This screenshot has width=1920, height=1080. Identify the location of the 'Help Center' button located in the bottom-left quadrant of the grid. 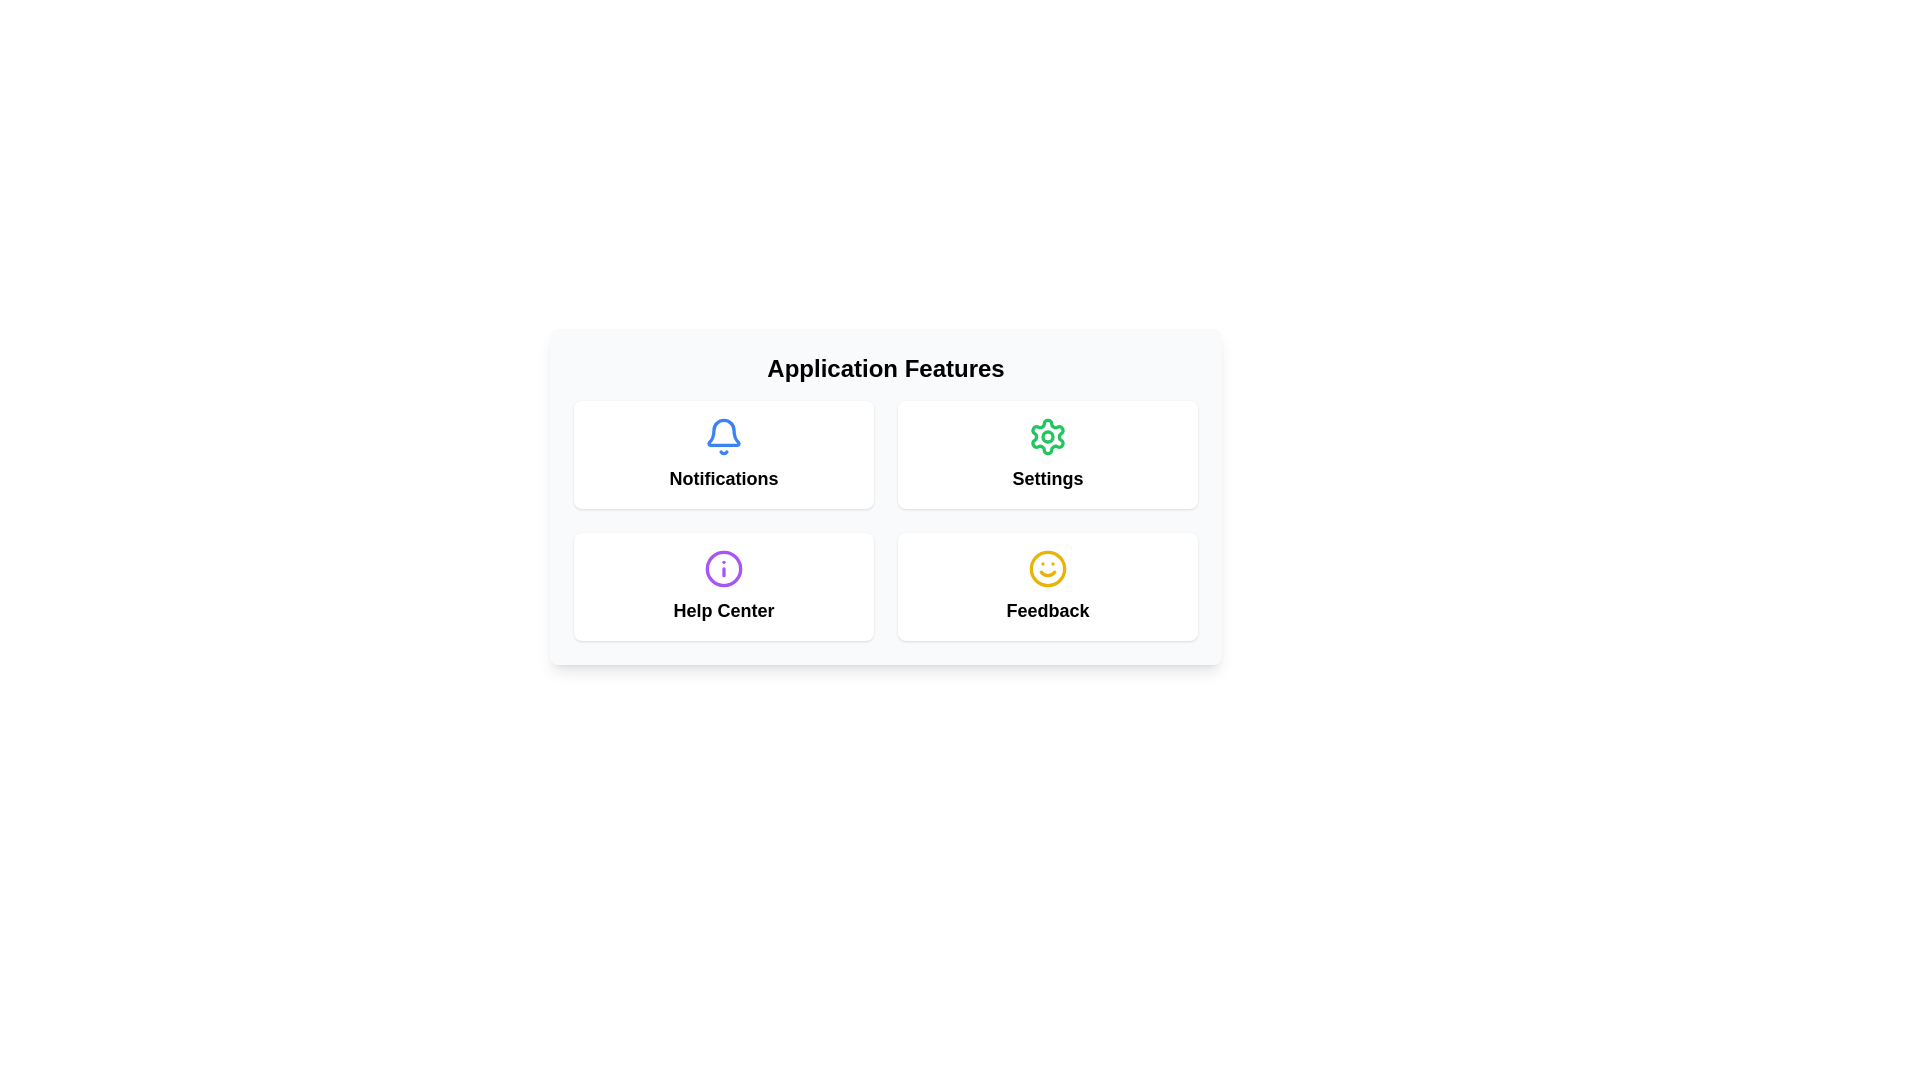
(723, 585).